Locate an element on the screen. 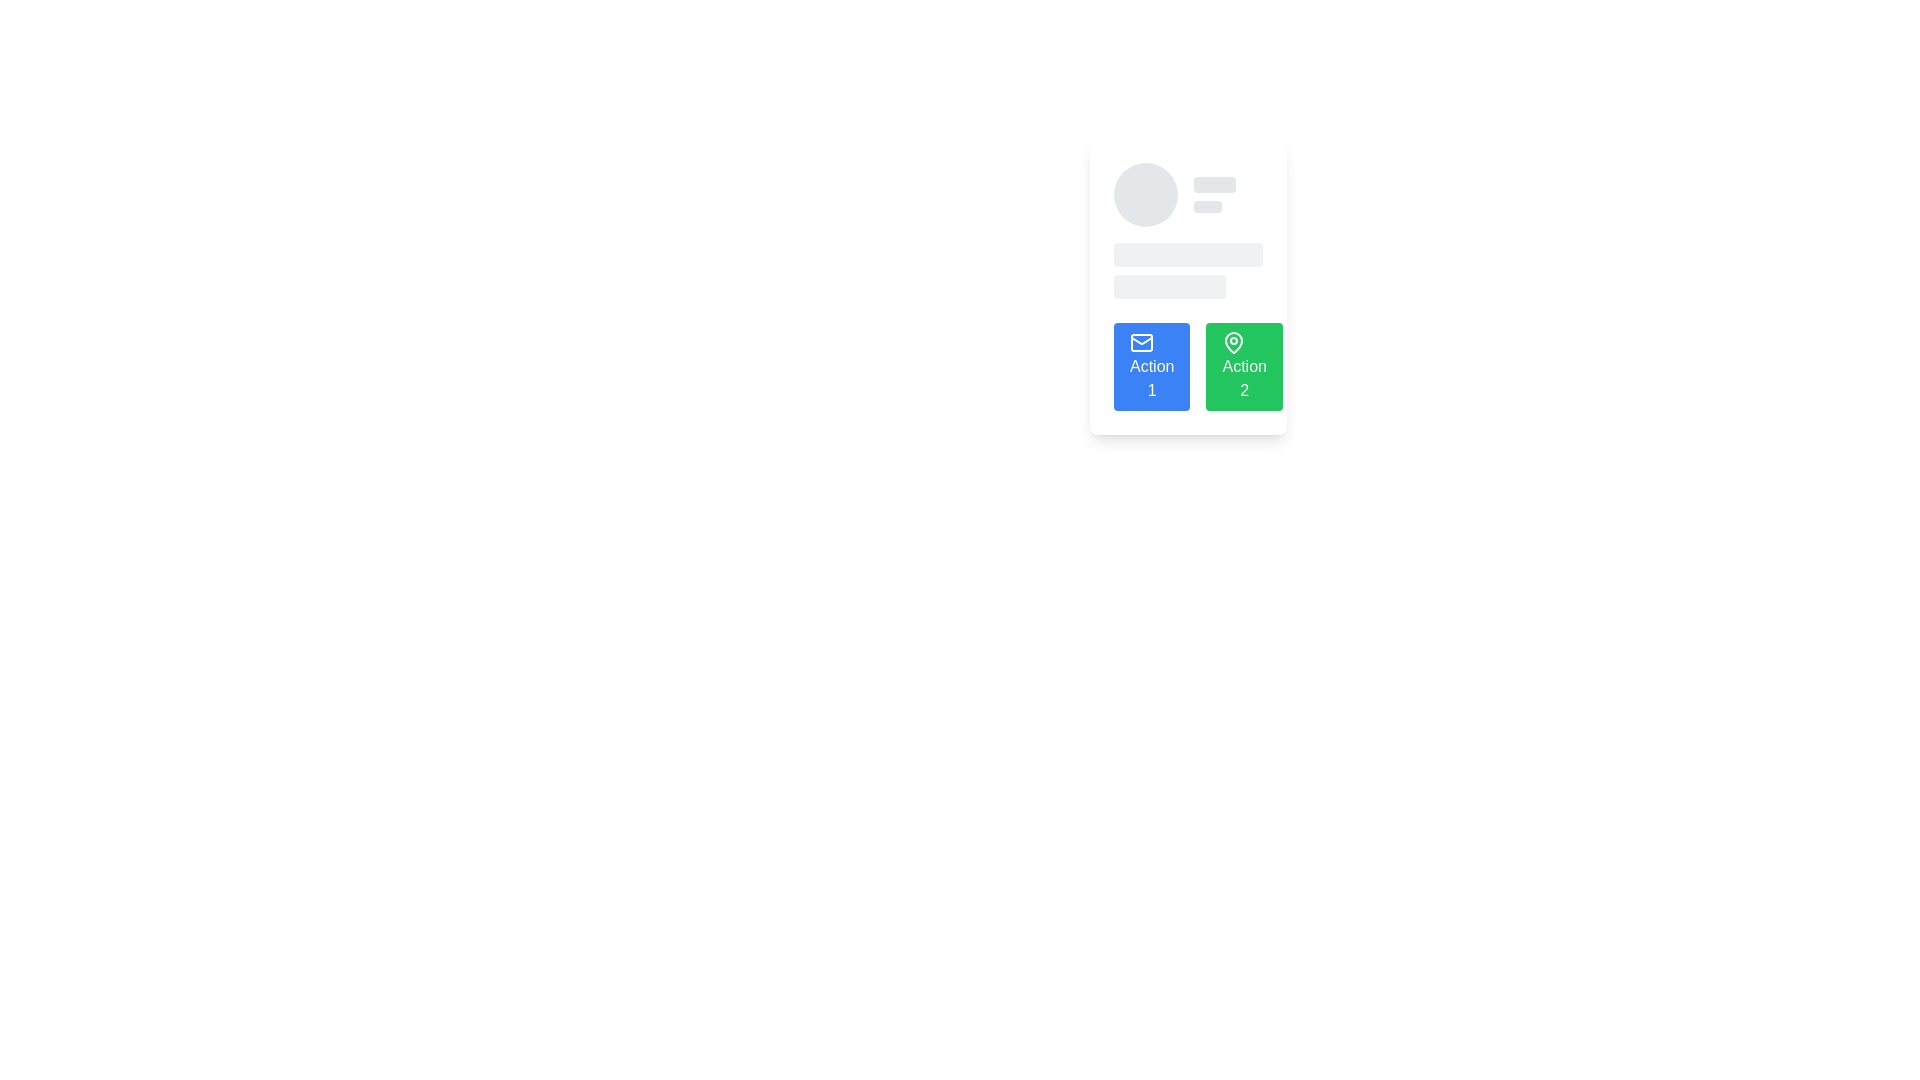 The height and width of the screenshot is (1080, 1920). the pin icon located inside the green button representing 'Action 2', which is situated to the right of the blue button labeled 'Action 1' is located at coordinates (1233, 342).